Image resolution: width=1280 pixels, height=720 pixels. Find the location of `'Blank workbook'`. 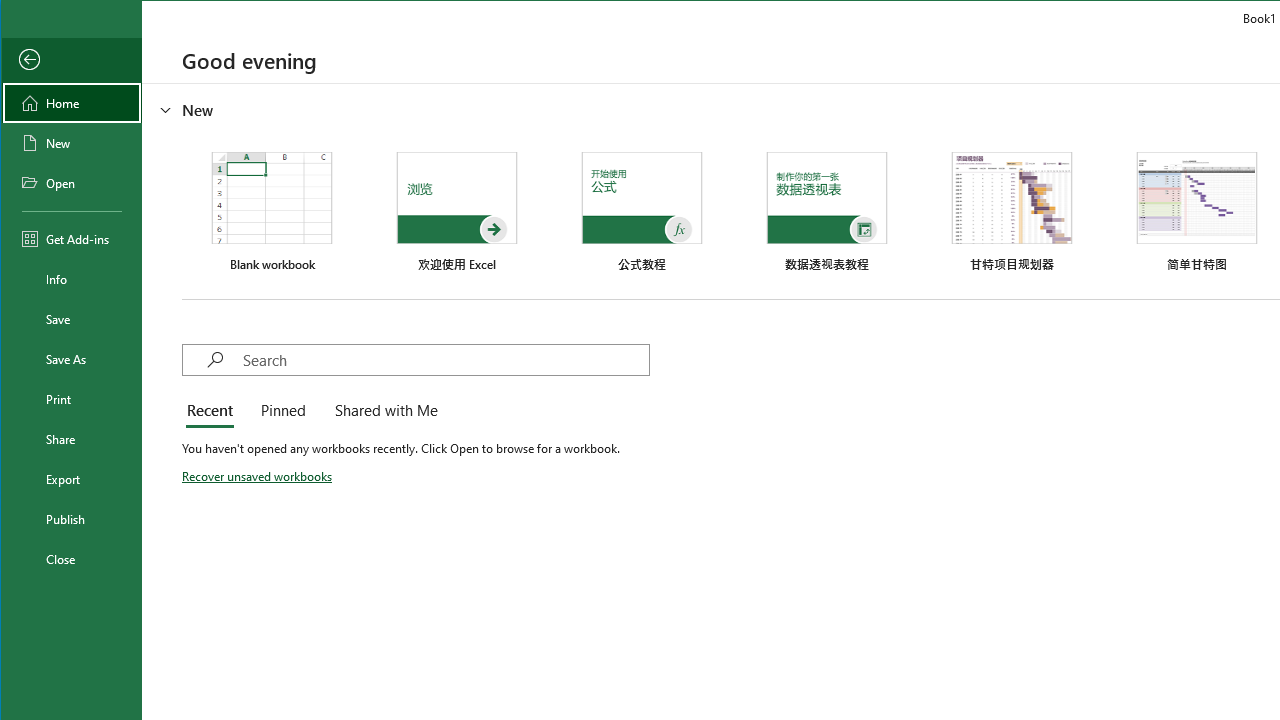

'Blank workbook' is located at coordinates (271, 212).